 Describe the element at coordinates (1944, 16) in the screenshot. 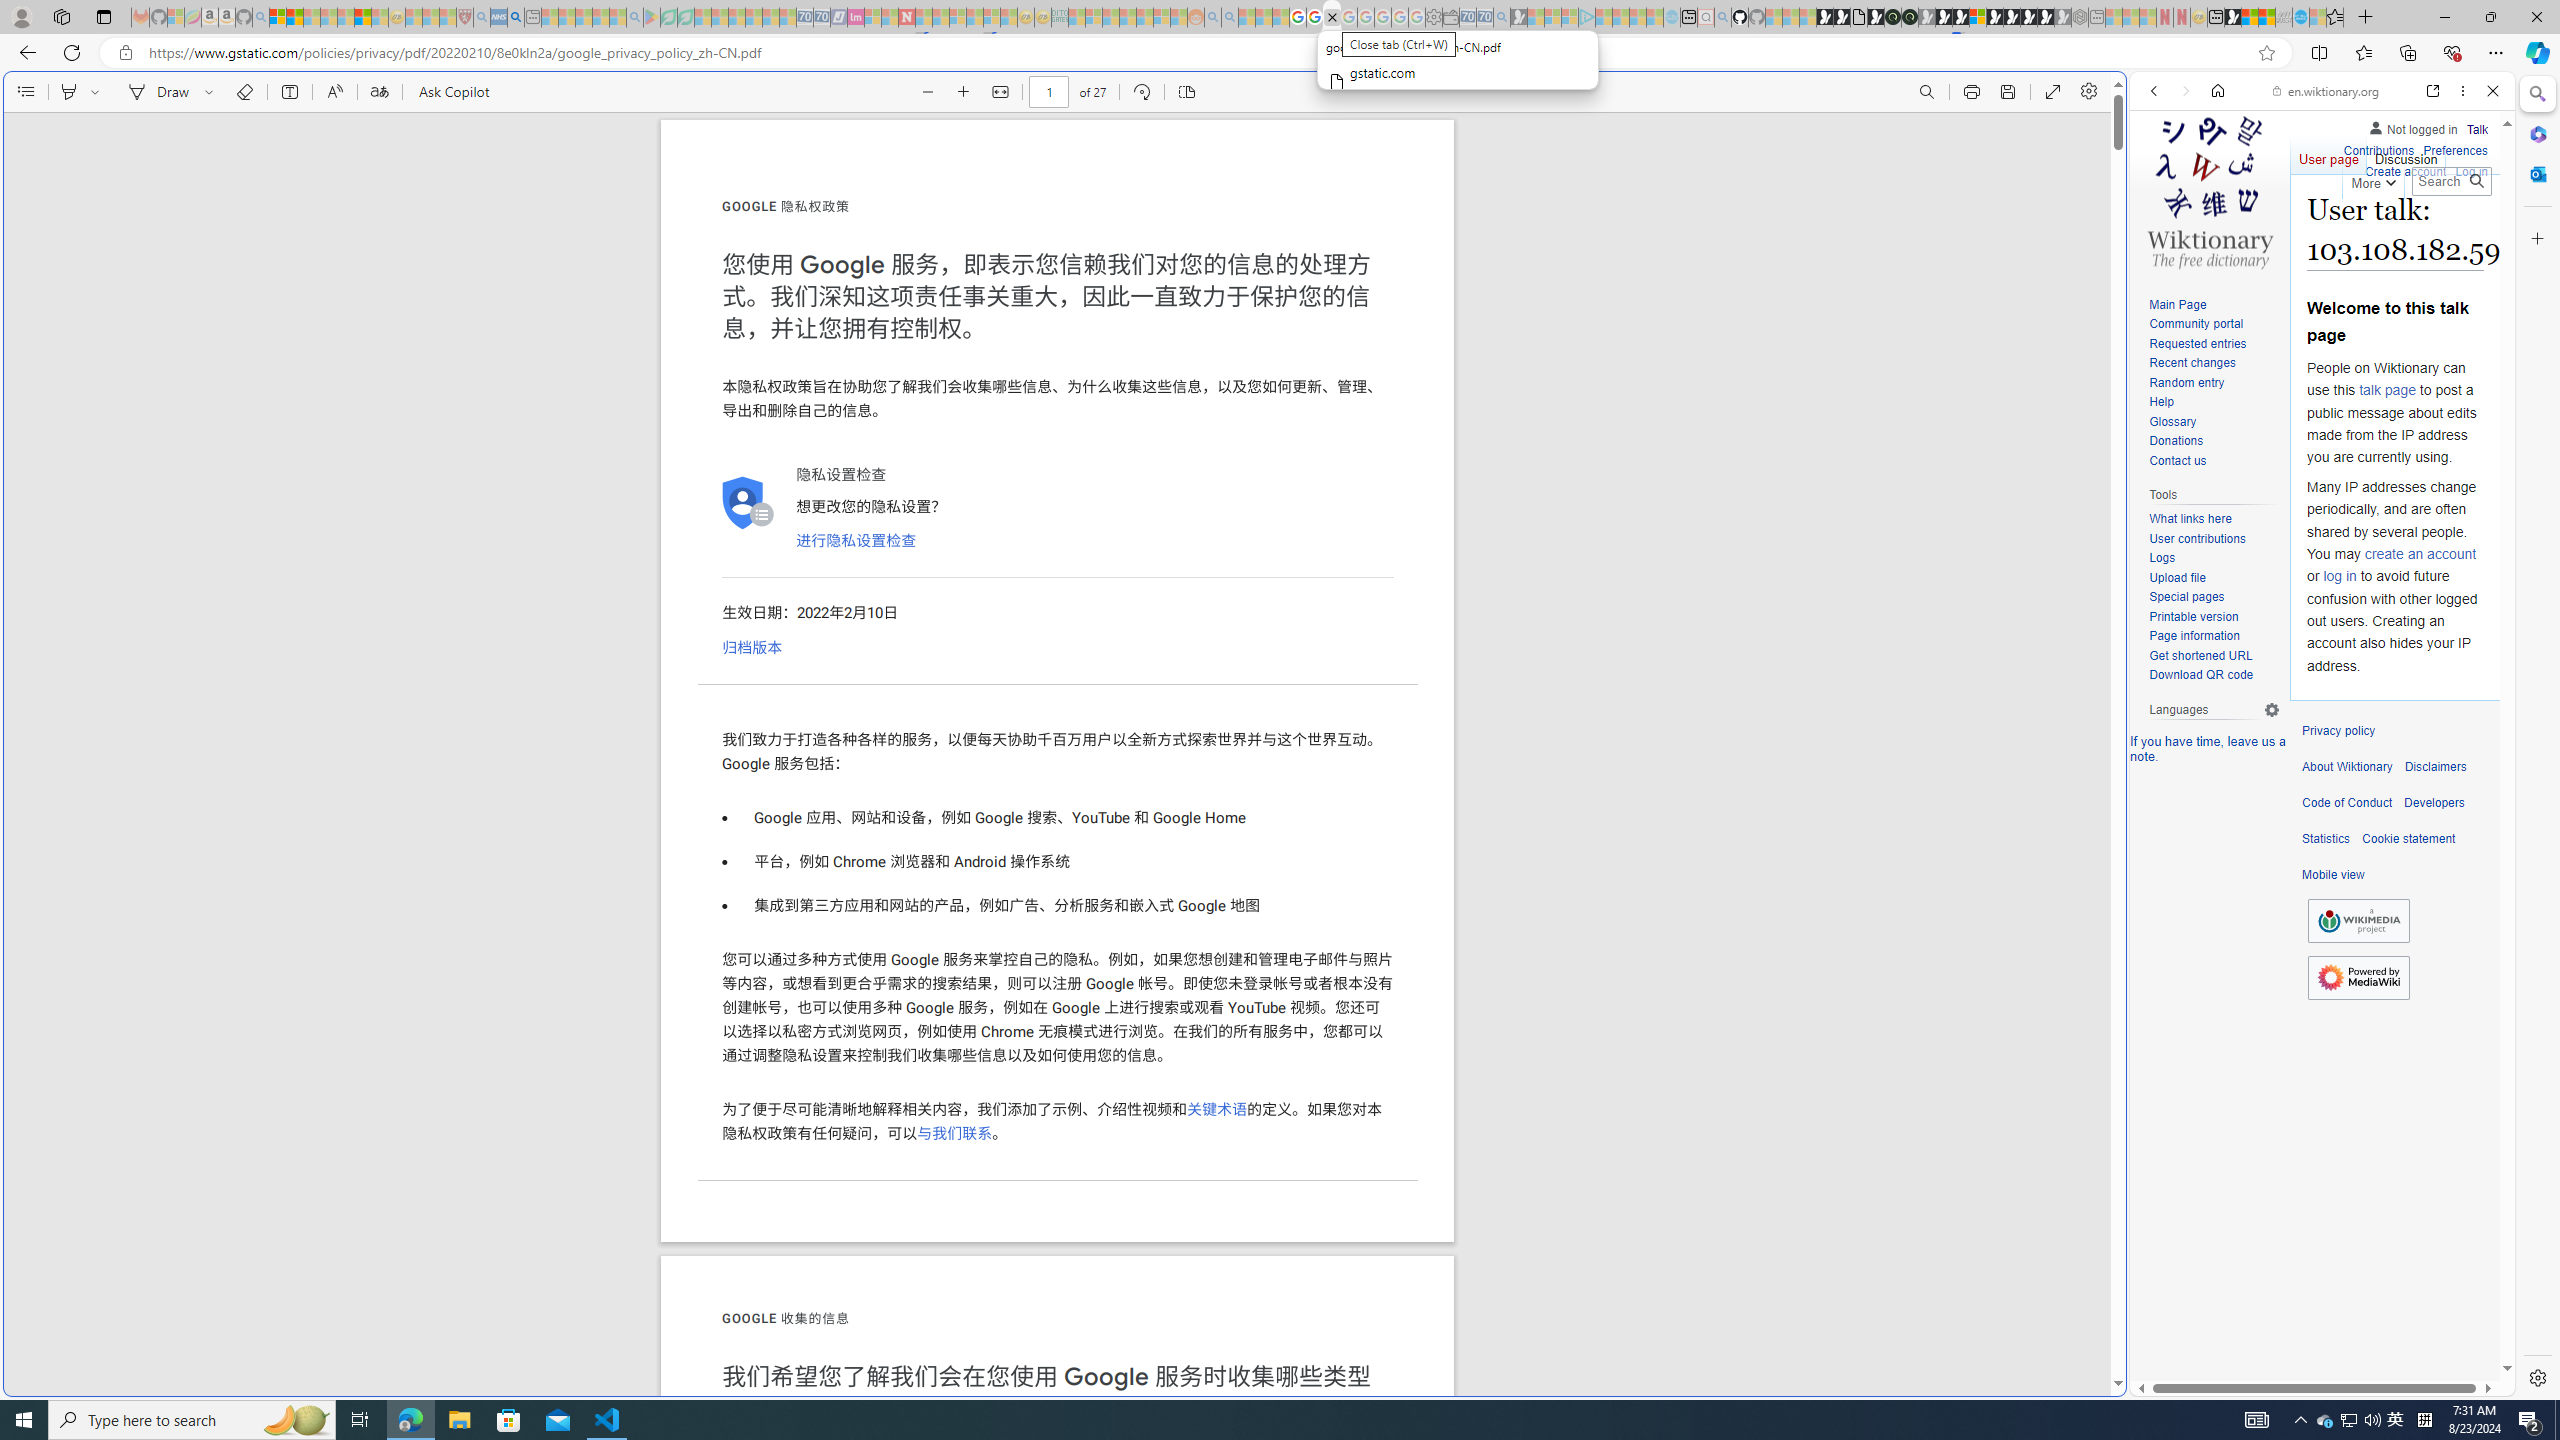

I see `'Play Cave FRVR in your browser | Games from Microsoft Start'` at that location.